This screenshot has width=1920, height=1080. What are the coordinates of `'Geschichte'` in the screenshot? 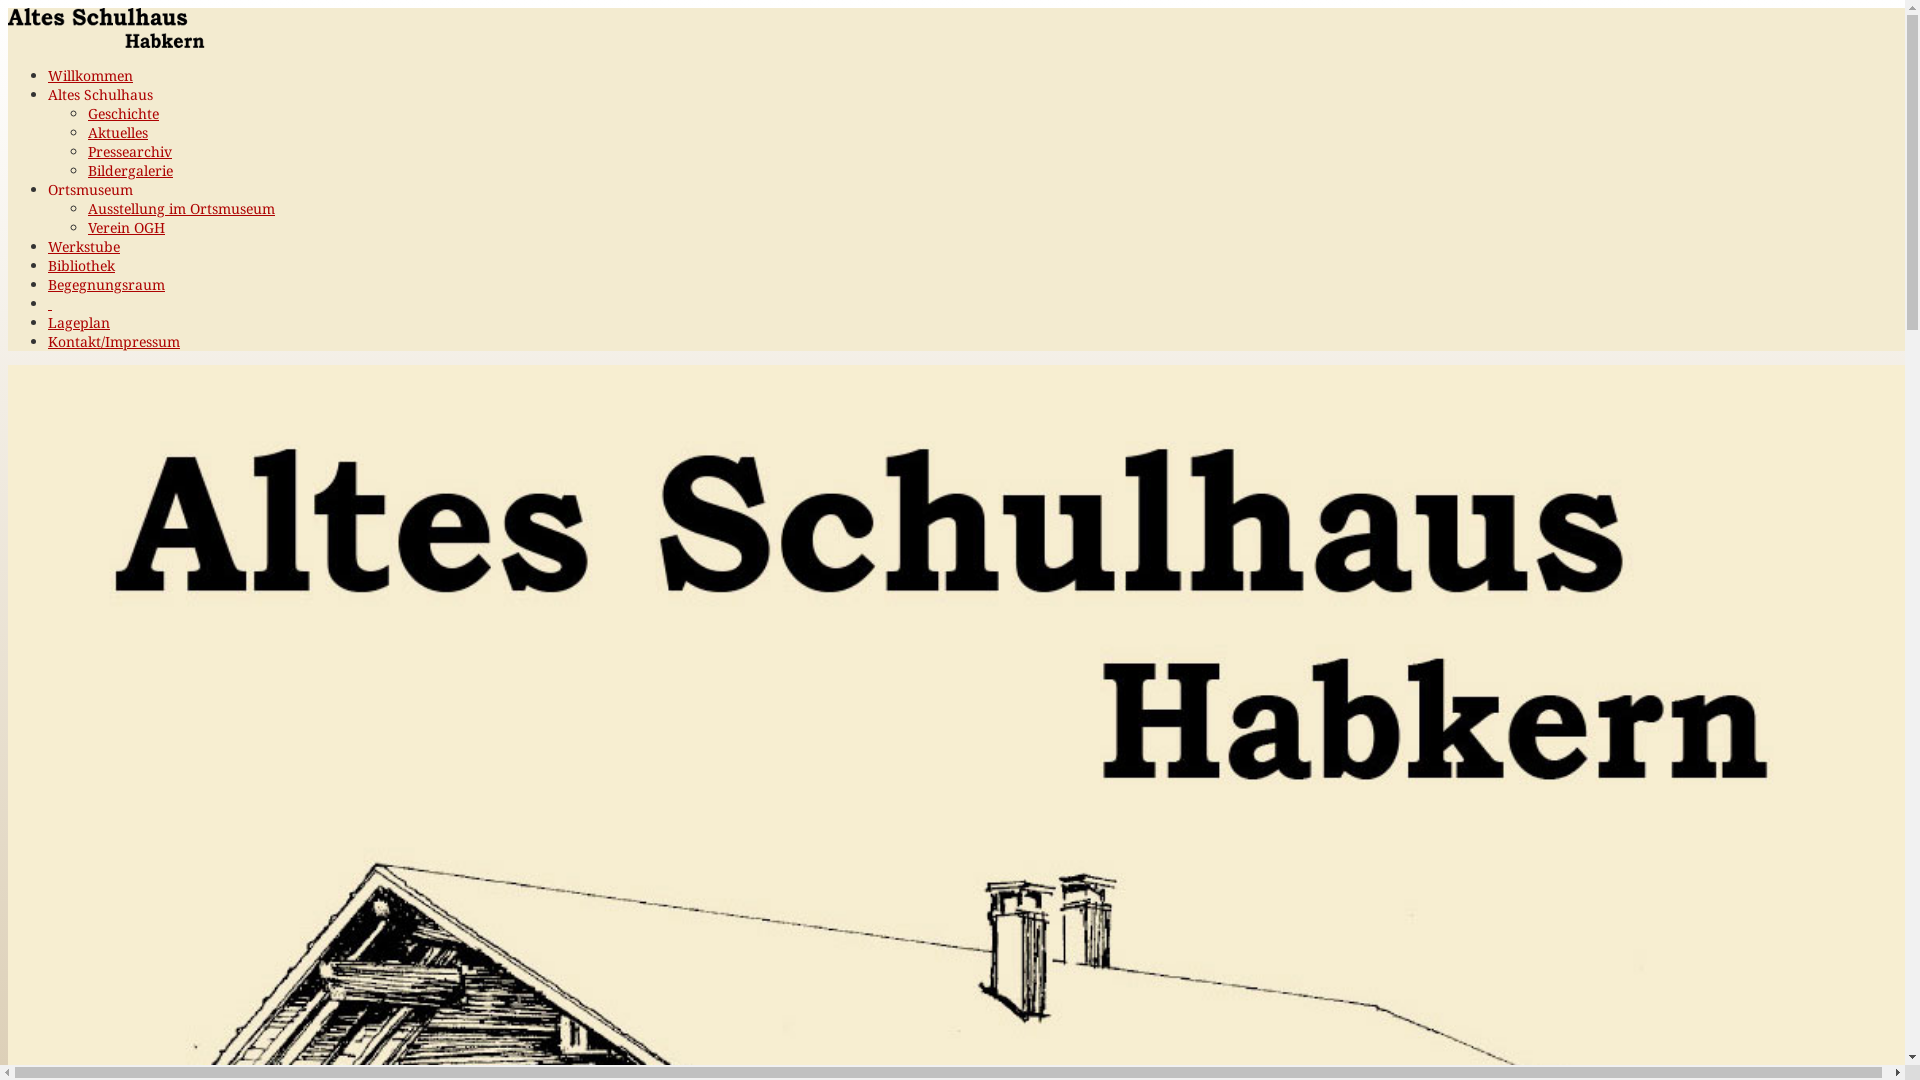 It's located at (122, 113).